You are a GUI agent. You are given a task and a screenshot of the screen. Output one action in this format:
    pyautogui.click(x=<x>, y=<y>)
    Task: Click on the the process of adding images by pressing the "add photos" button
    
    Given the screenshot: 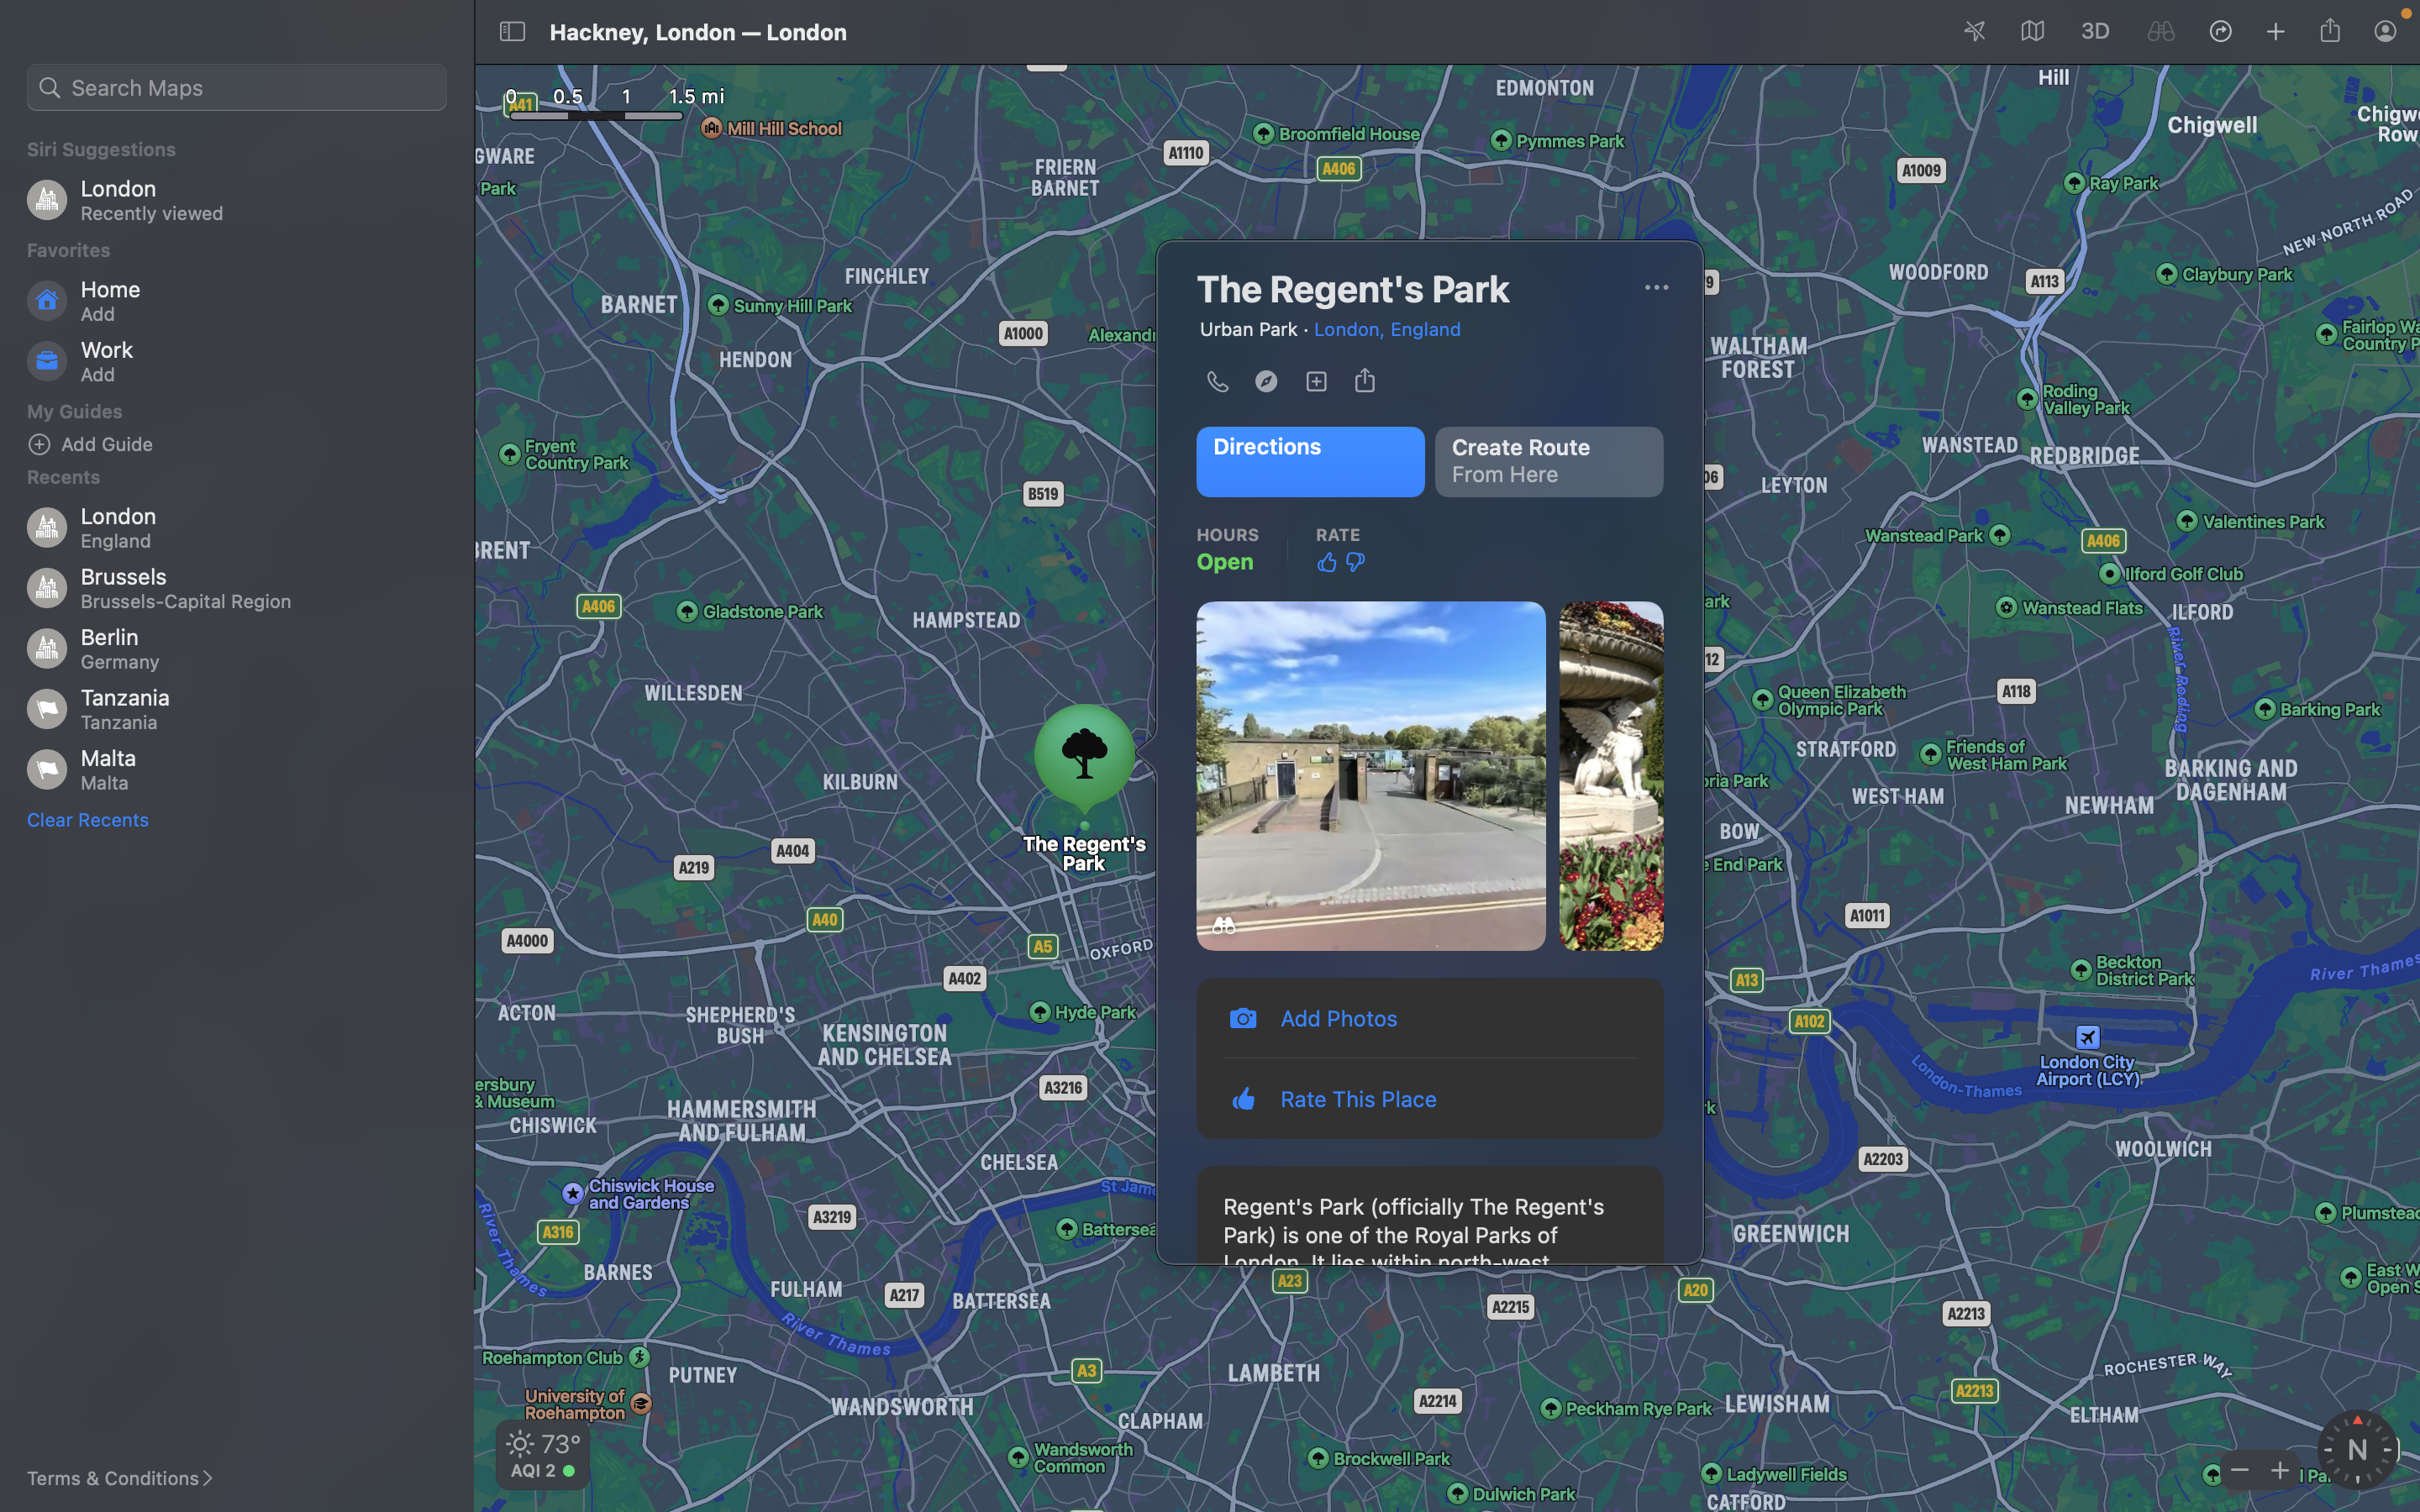 What is the action you would take?
    pyautogui.click(x=1431, y=1016)
    